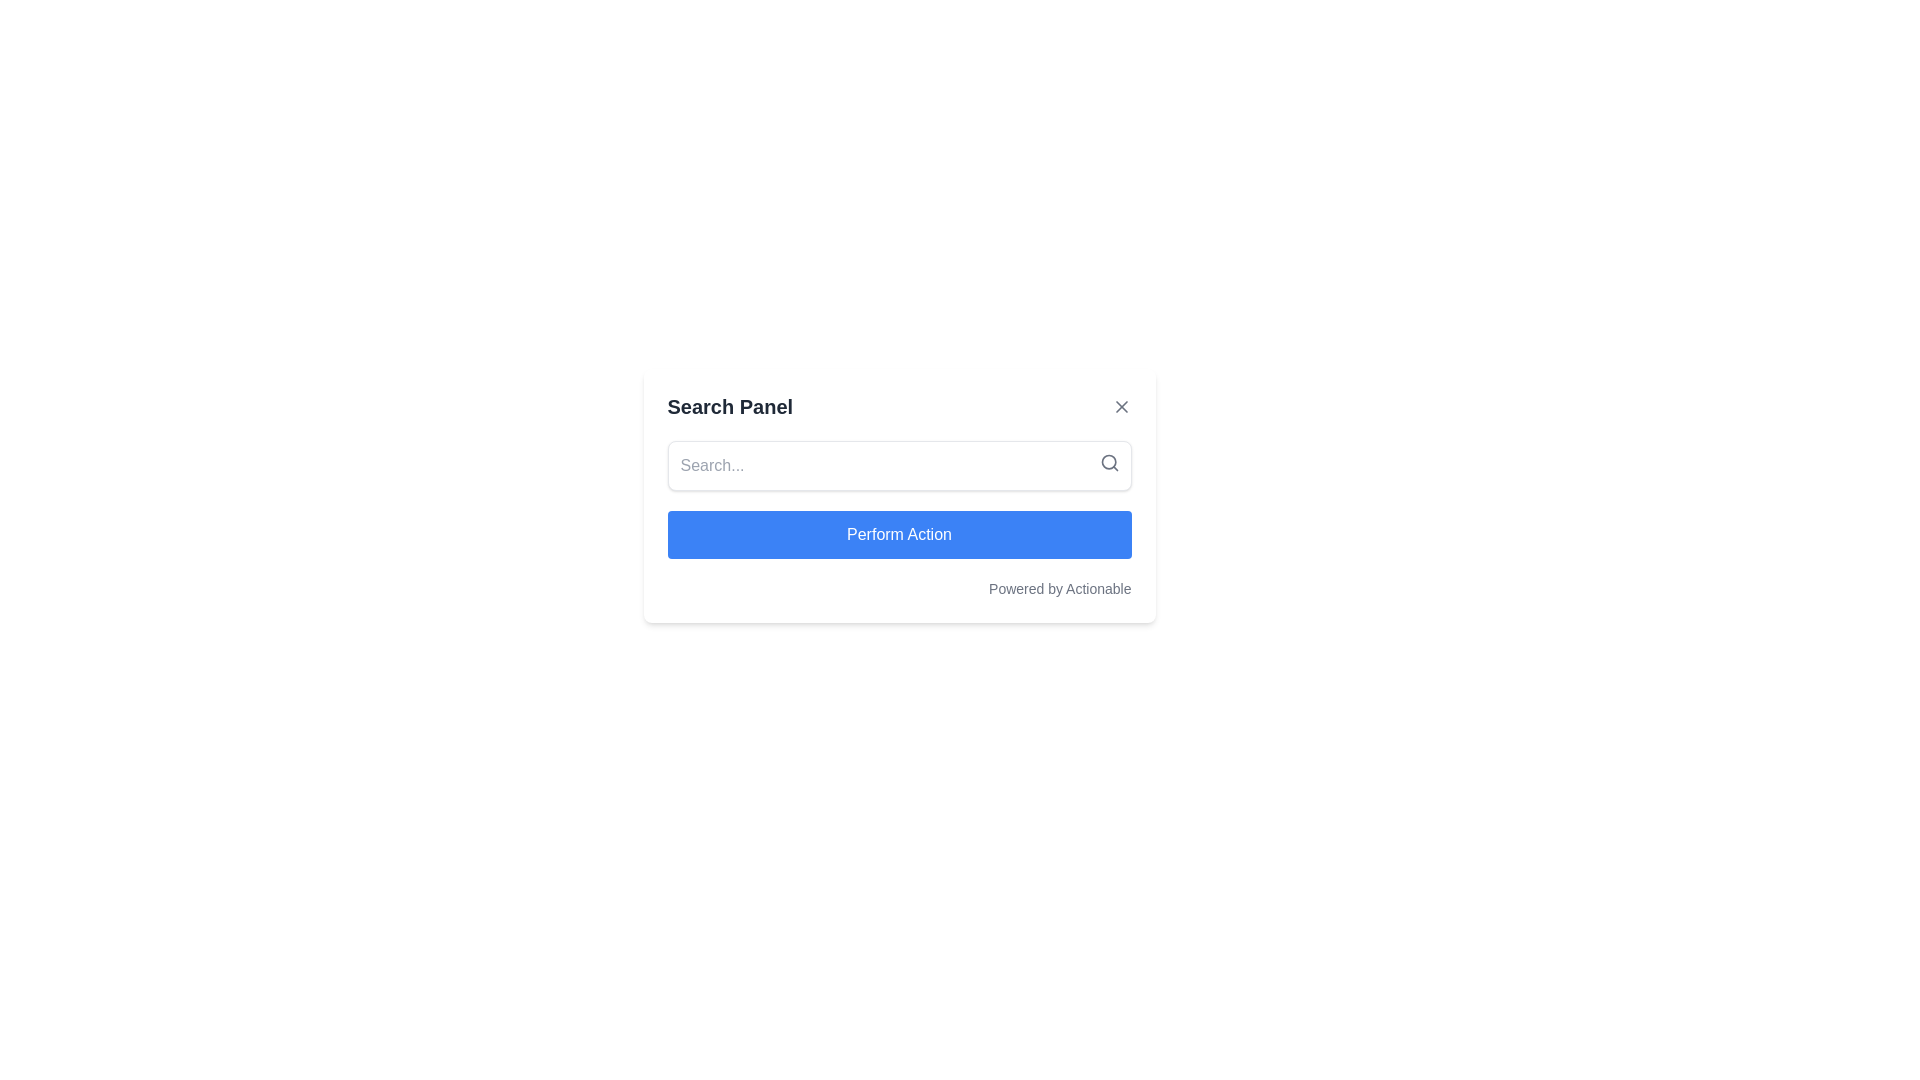 The width and height of the screenshot is (1920, 1080). I want to click on the 'Search Panel' text label, which is styled in bold and large dark gray font and positioned at the top-left corner of the panel interface, so click(729, 406).